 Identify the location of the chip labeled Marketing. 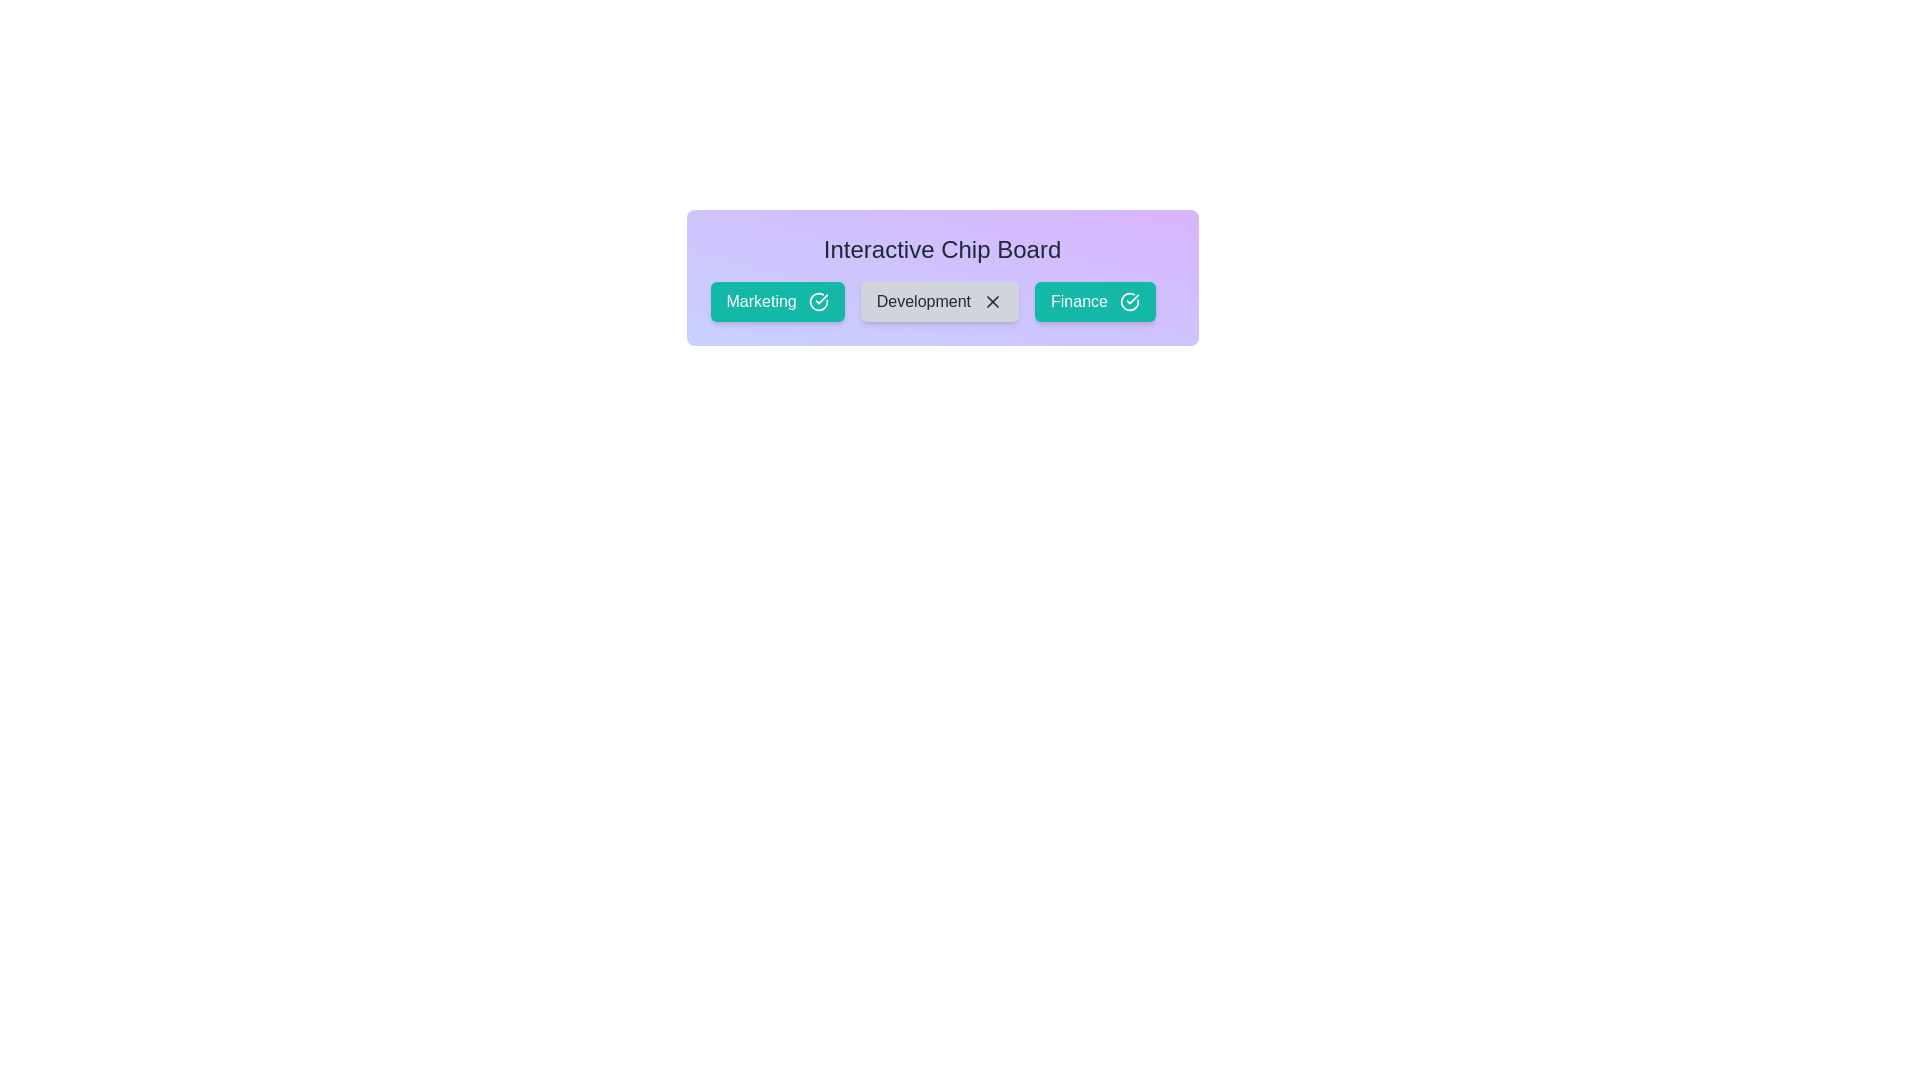
(776, 301).